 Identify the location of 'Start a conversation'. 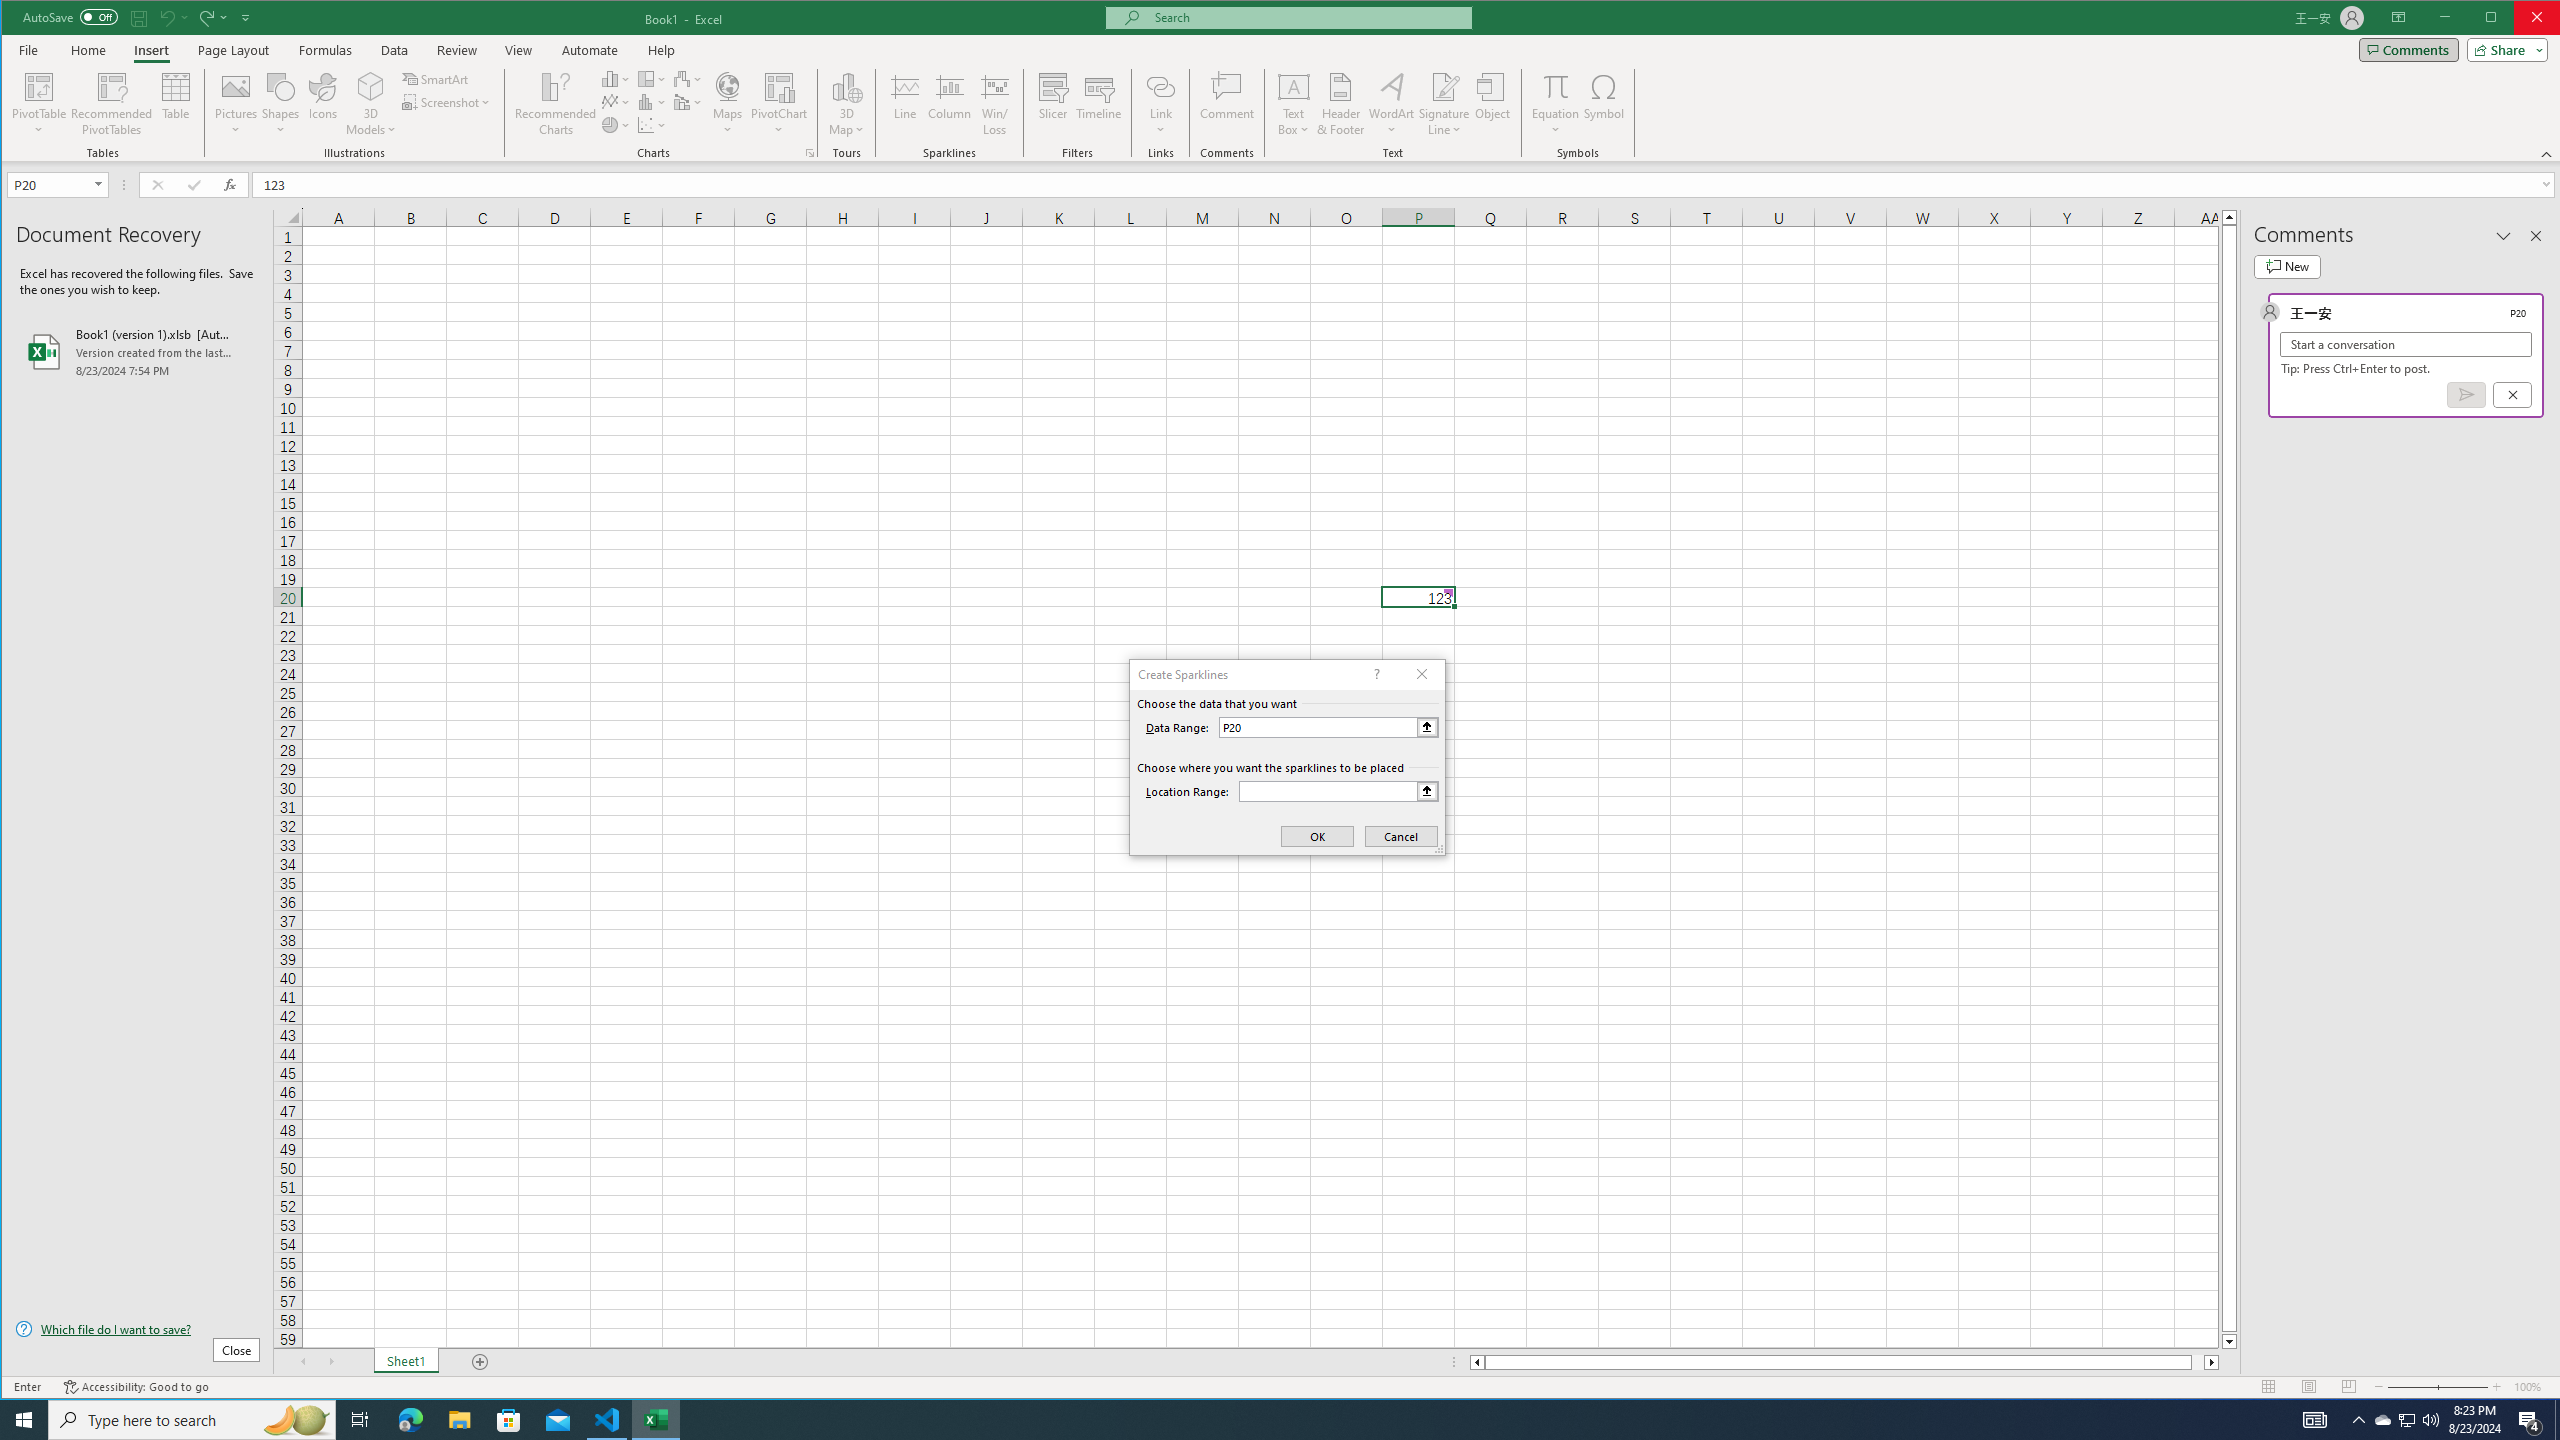
(2405, 344).